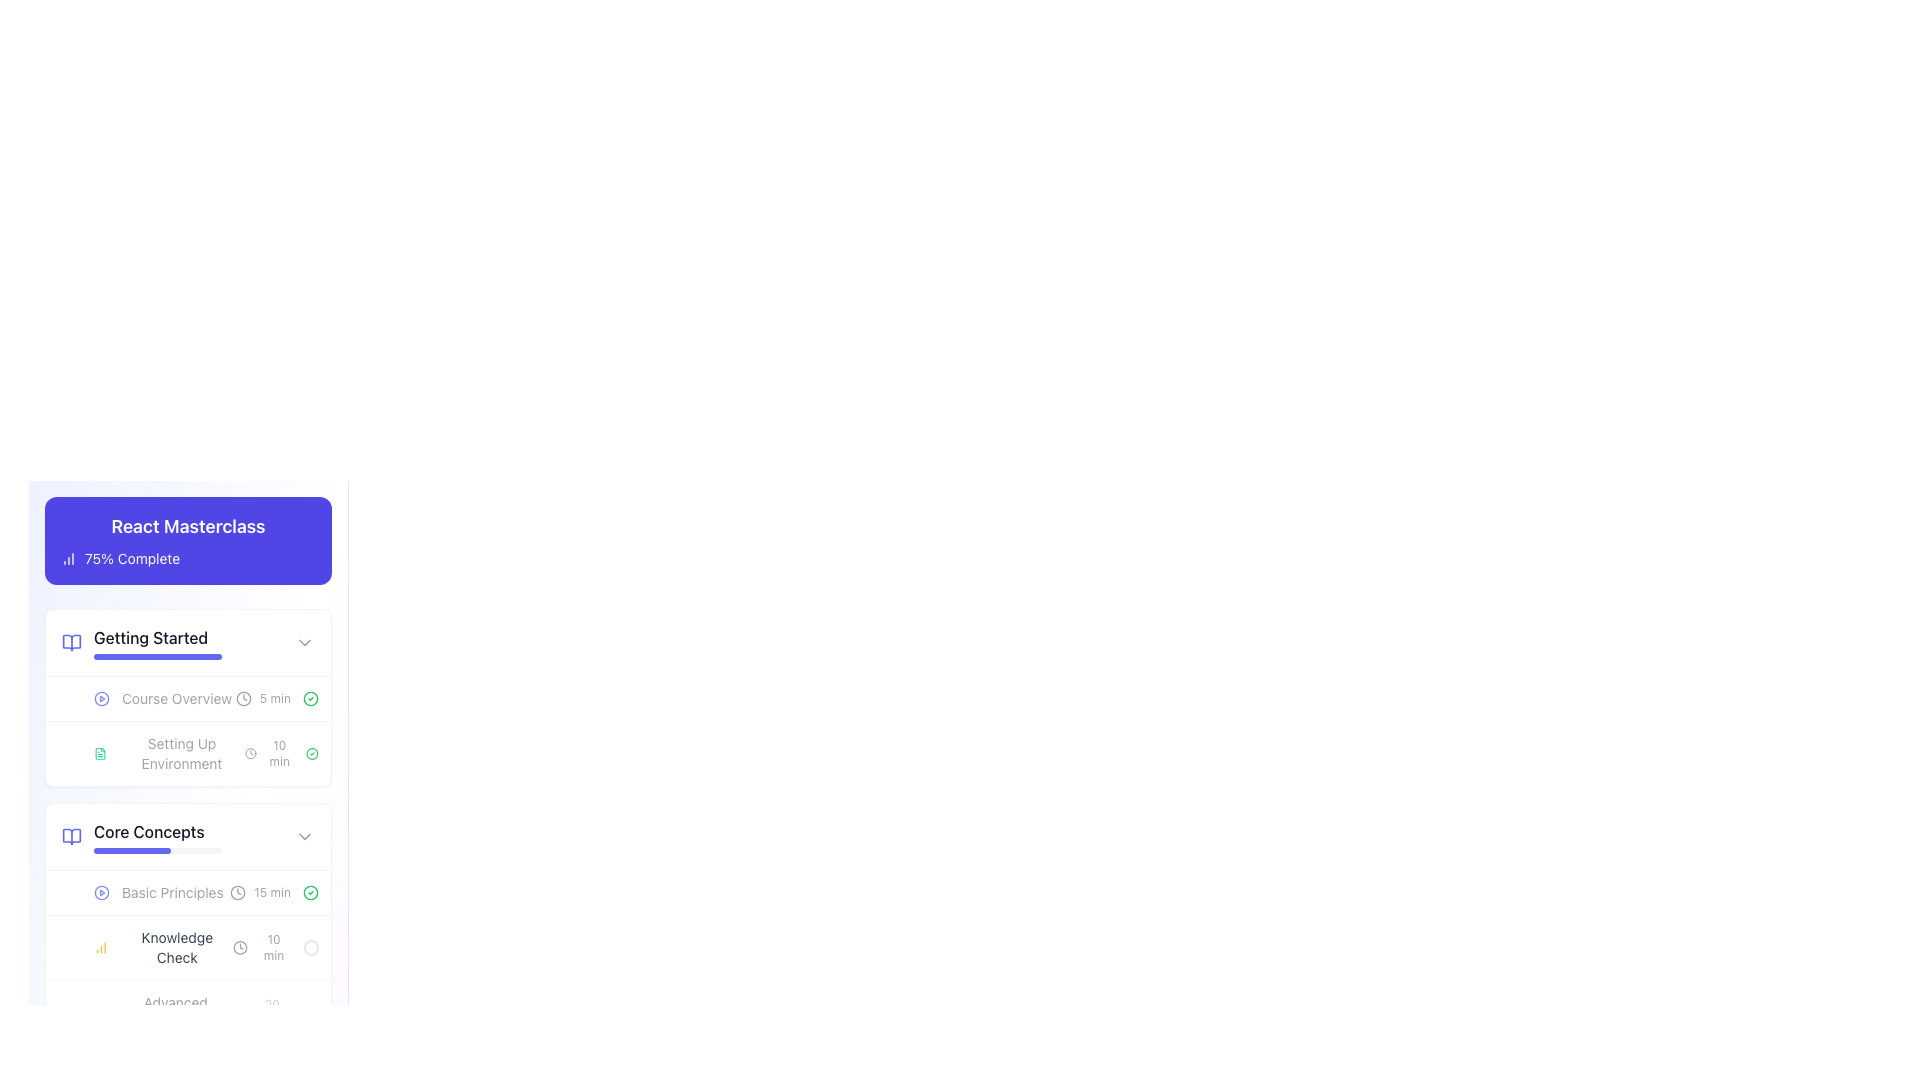  I want to click on the amber column chart icon located to the left of the 'Knowledge Check' text in the 'Core Concepts' section, so click(100, 947).